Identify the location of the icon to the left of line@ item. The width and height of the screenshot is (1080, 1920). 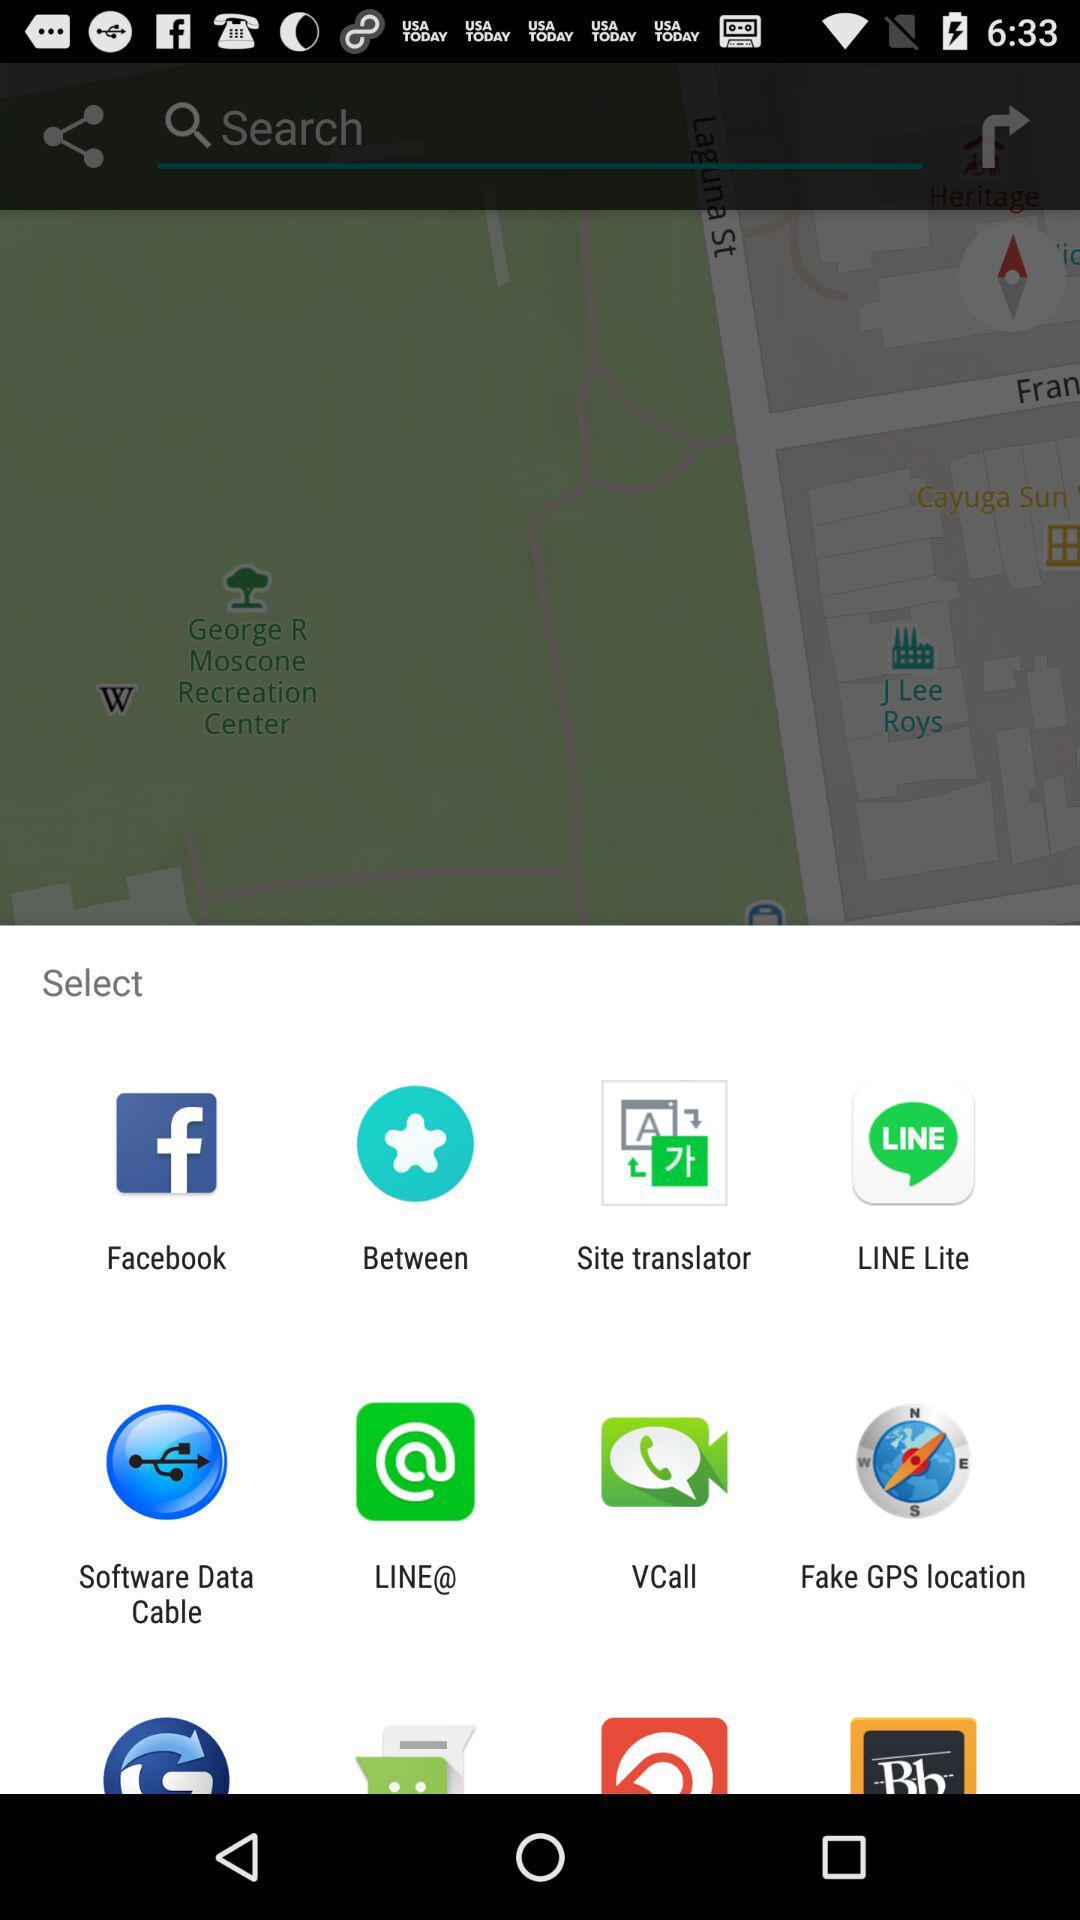
(165, 1592).